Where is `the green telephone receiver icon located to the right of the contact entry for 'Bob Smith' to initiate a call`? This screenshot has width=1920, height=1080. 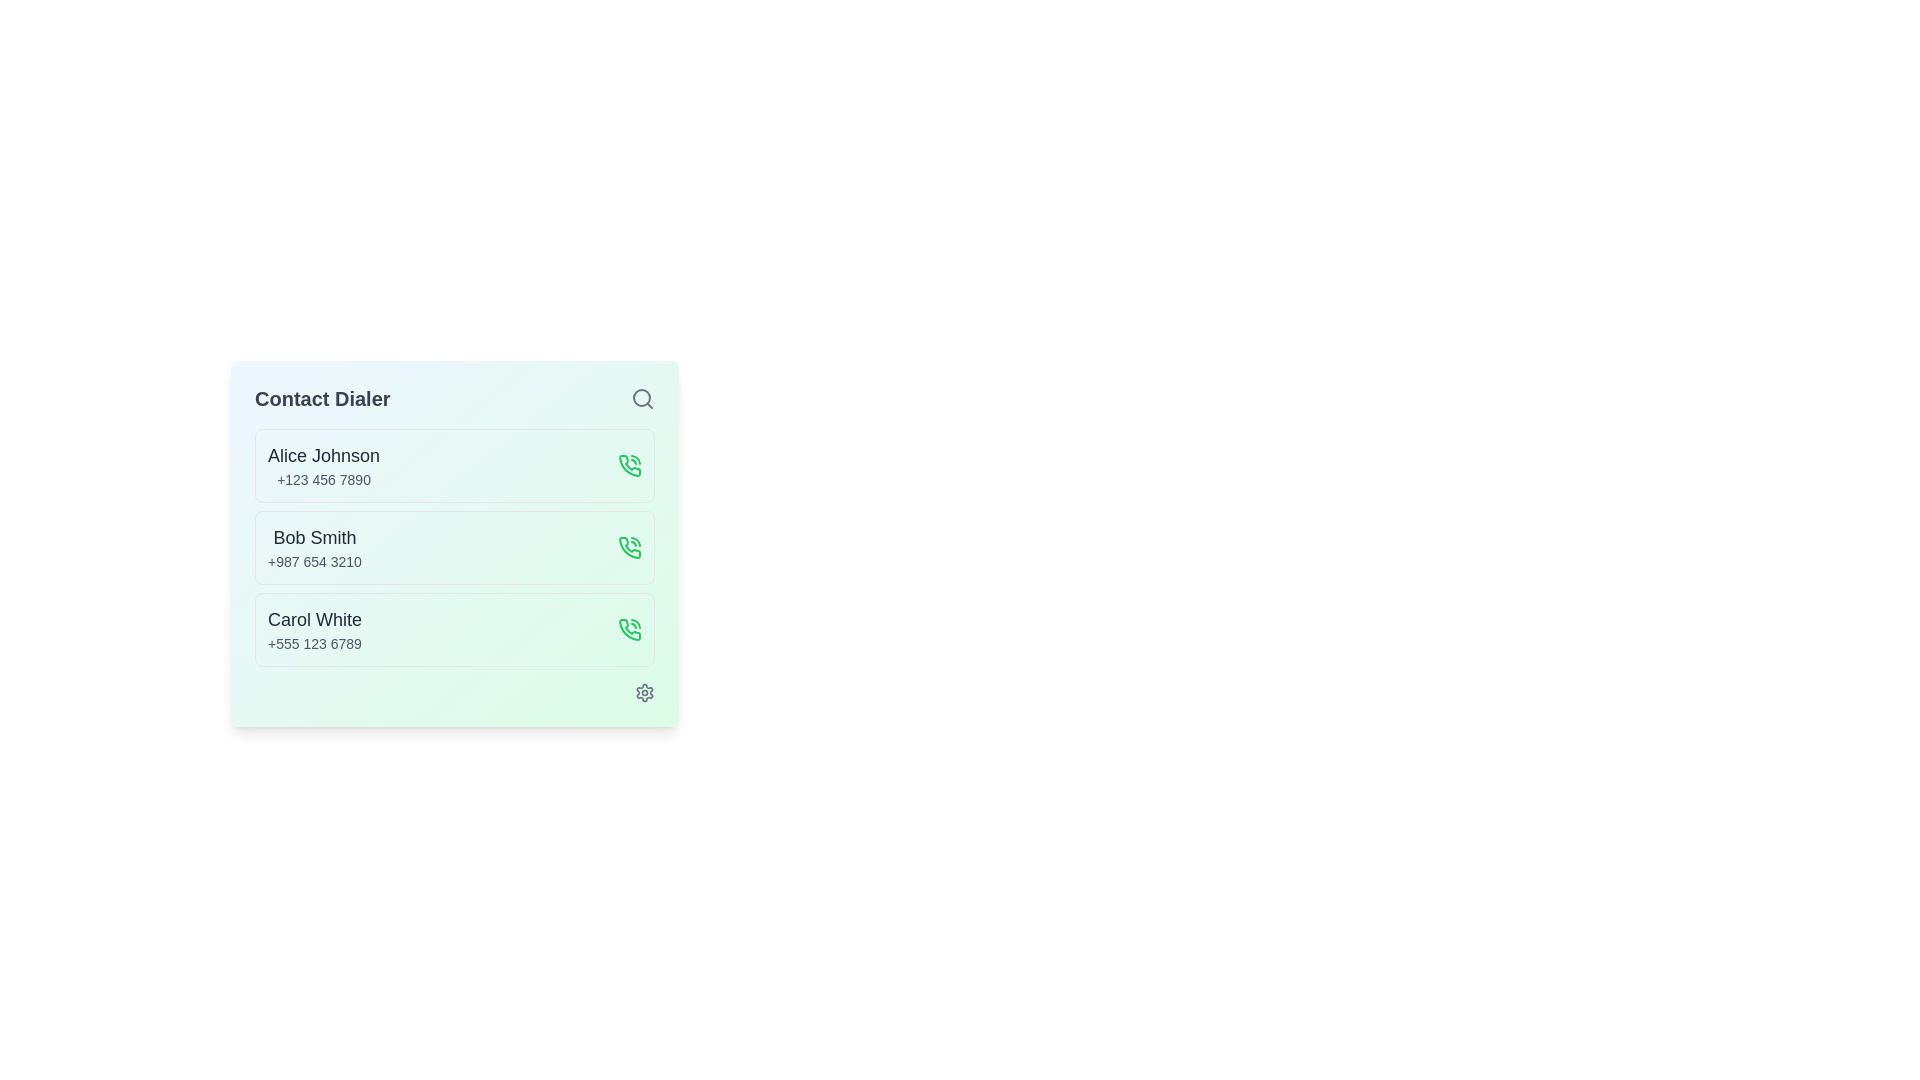
the green telephone receiver icon located to the right of the contact entry for 'Bob Smith' to initiate a call is located at coordinates (628, 547).